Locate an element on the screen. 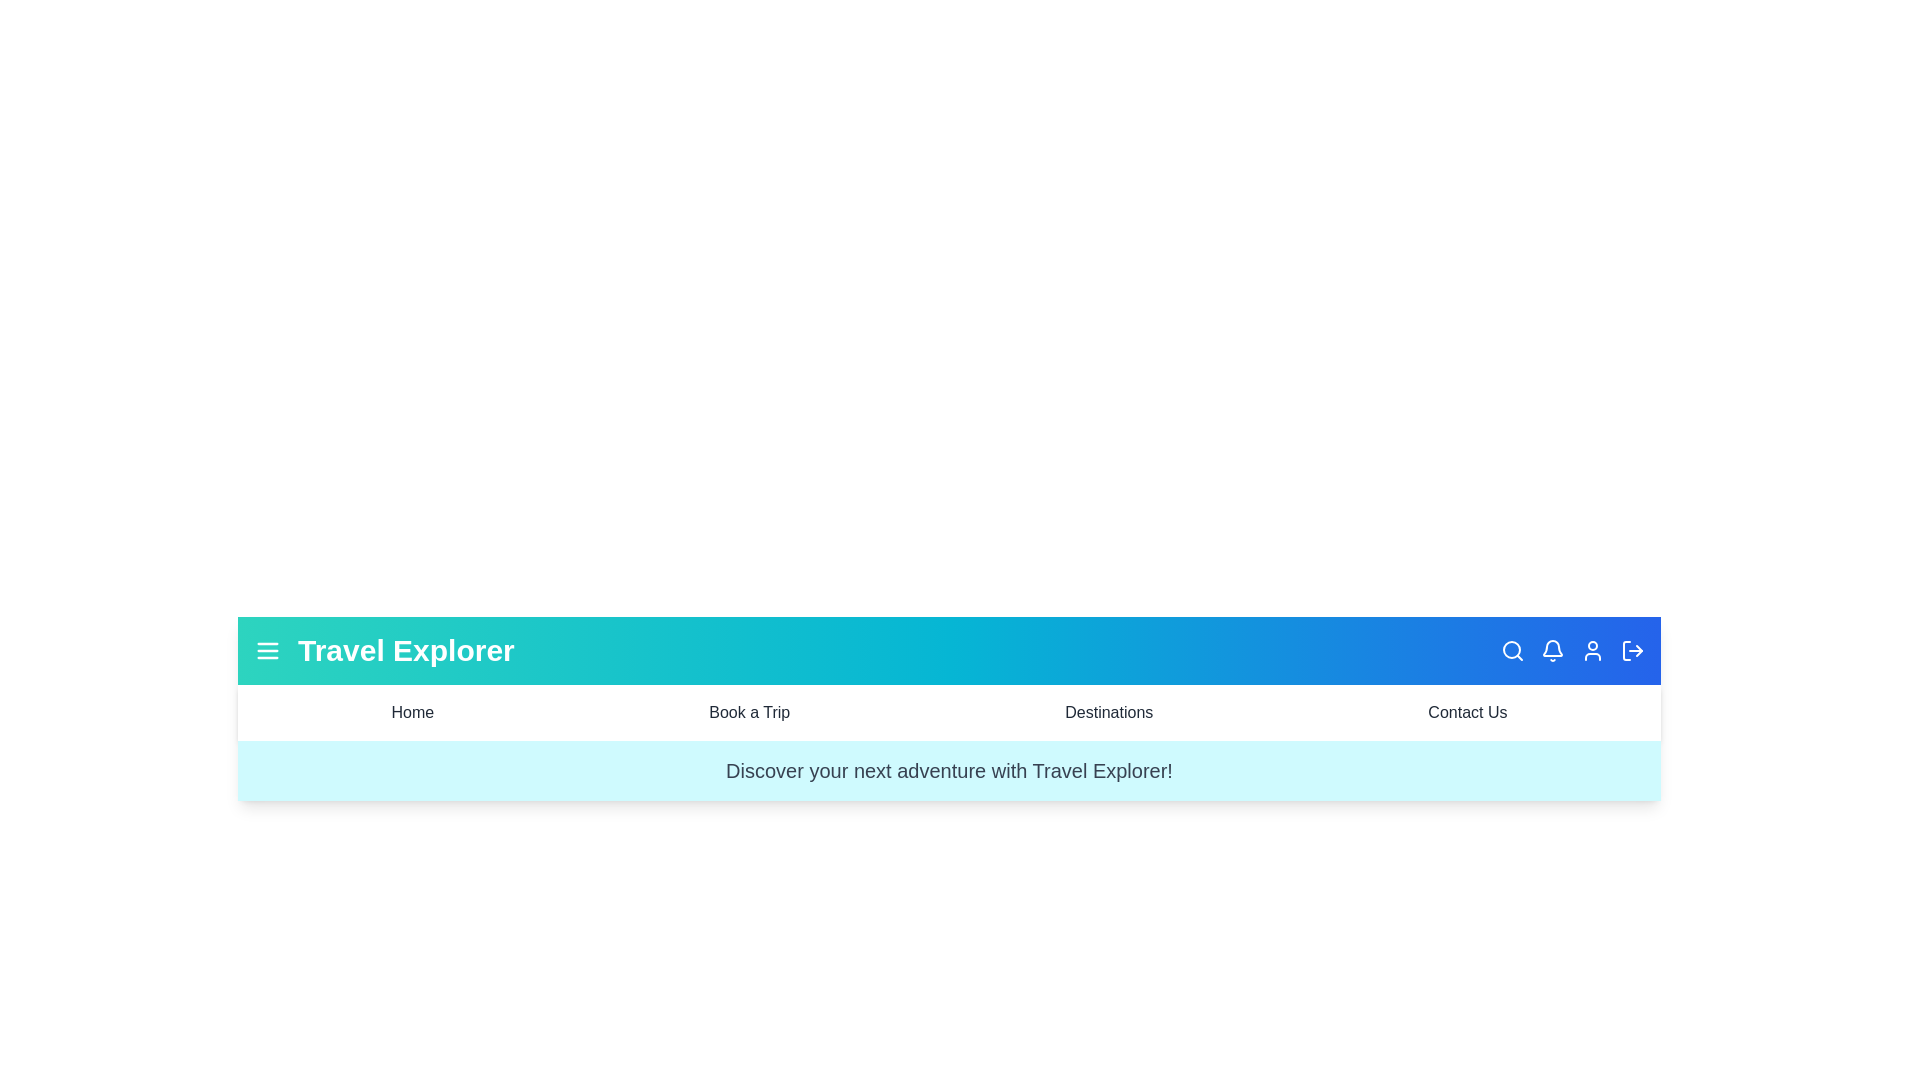 This screenshot has width=1920, height=1080. the navigation link labeled Destinations is located at coordinates (1108, 712).